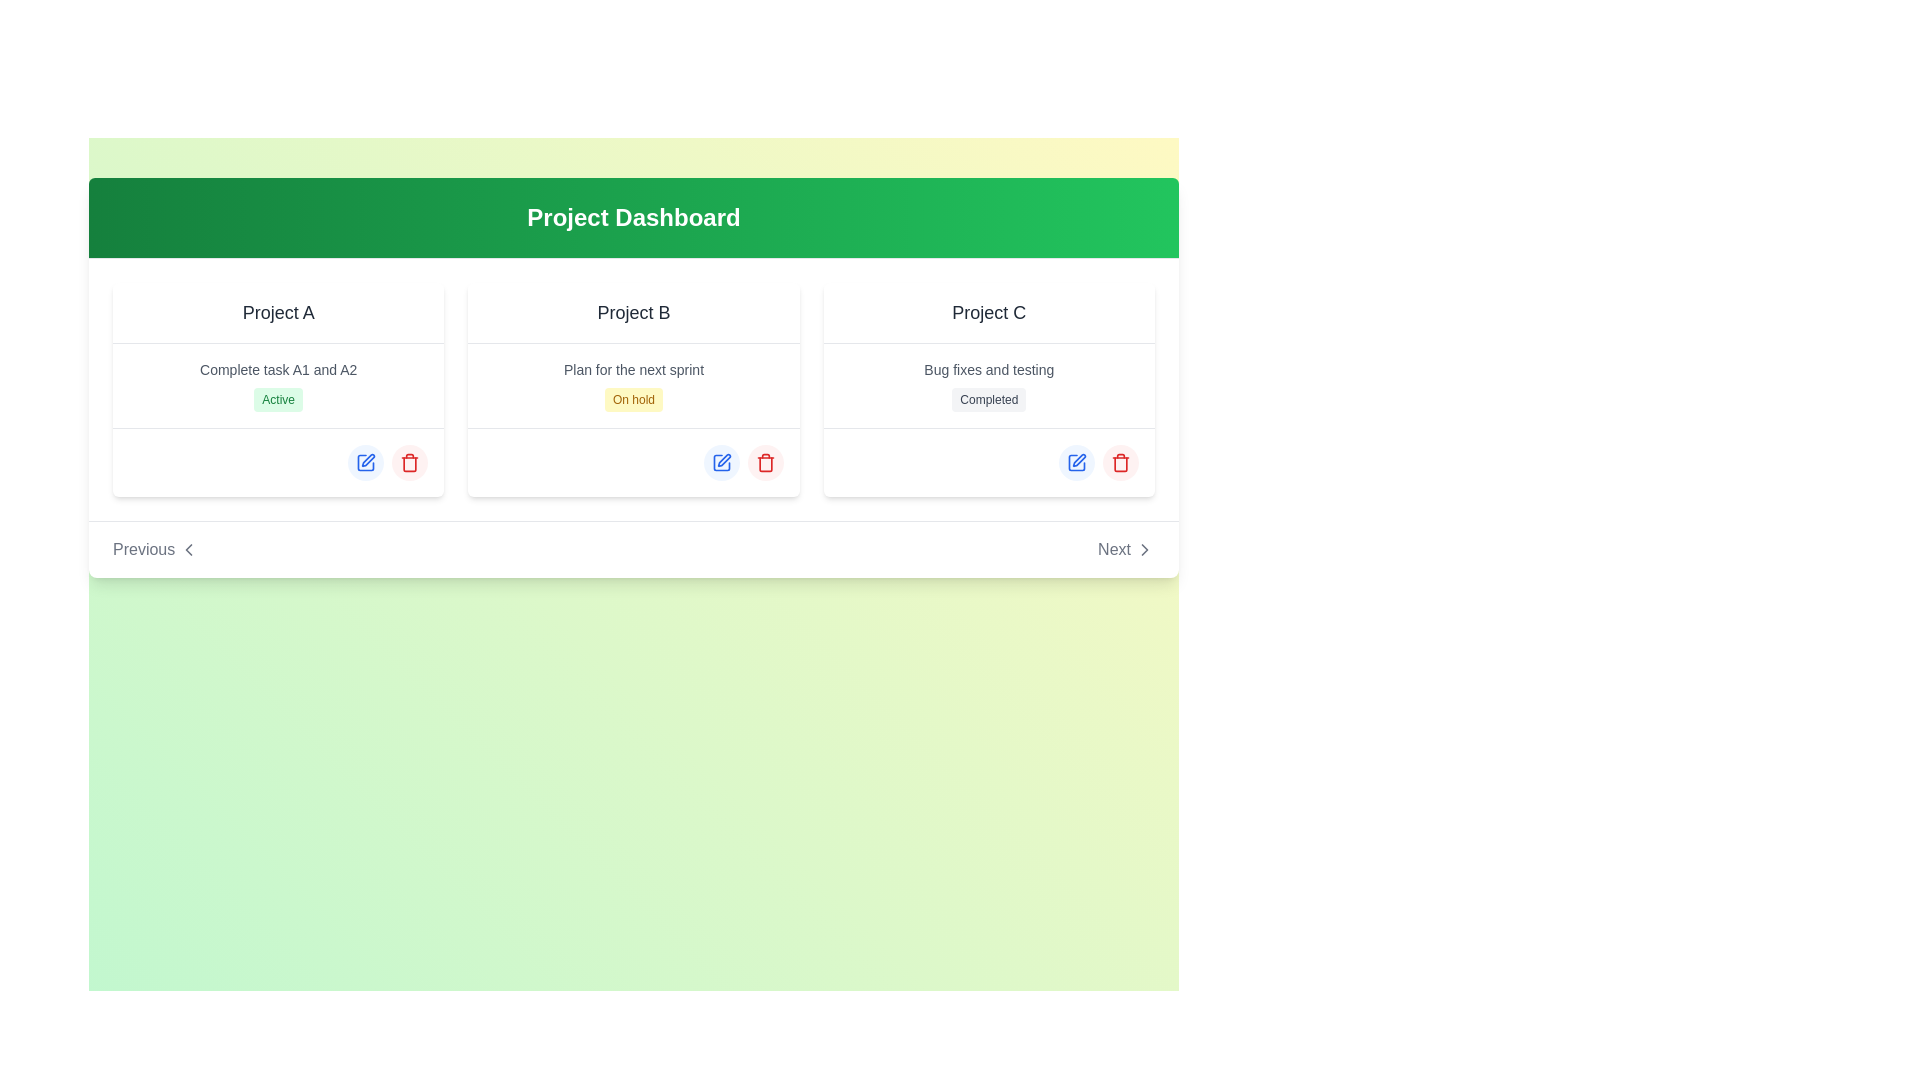 The height and width of the screenshot is (1080, 1920). What do you see at coordinates (989, 462) in the screenshot?
I see `the Action Panel at the bottom of the 'Project C' card in the 'Project Dashboard'` at bounding box center [989, 462].